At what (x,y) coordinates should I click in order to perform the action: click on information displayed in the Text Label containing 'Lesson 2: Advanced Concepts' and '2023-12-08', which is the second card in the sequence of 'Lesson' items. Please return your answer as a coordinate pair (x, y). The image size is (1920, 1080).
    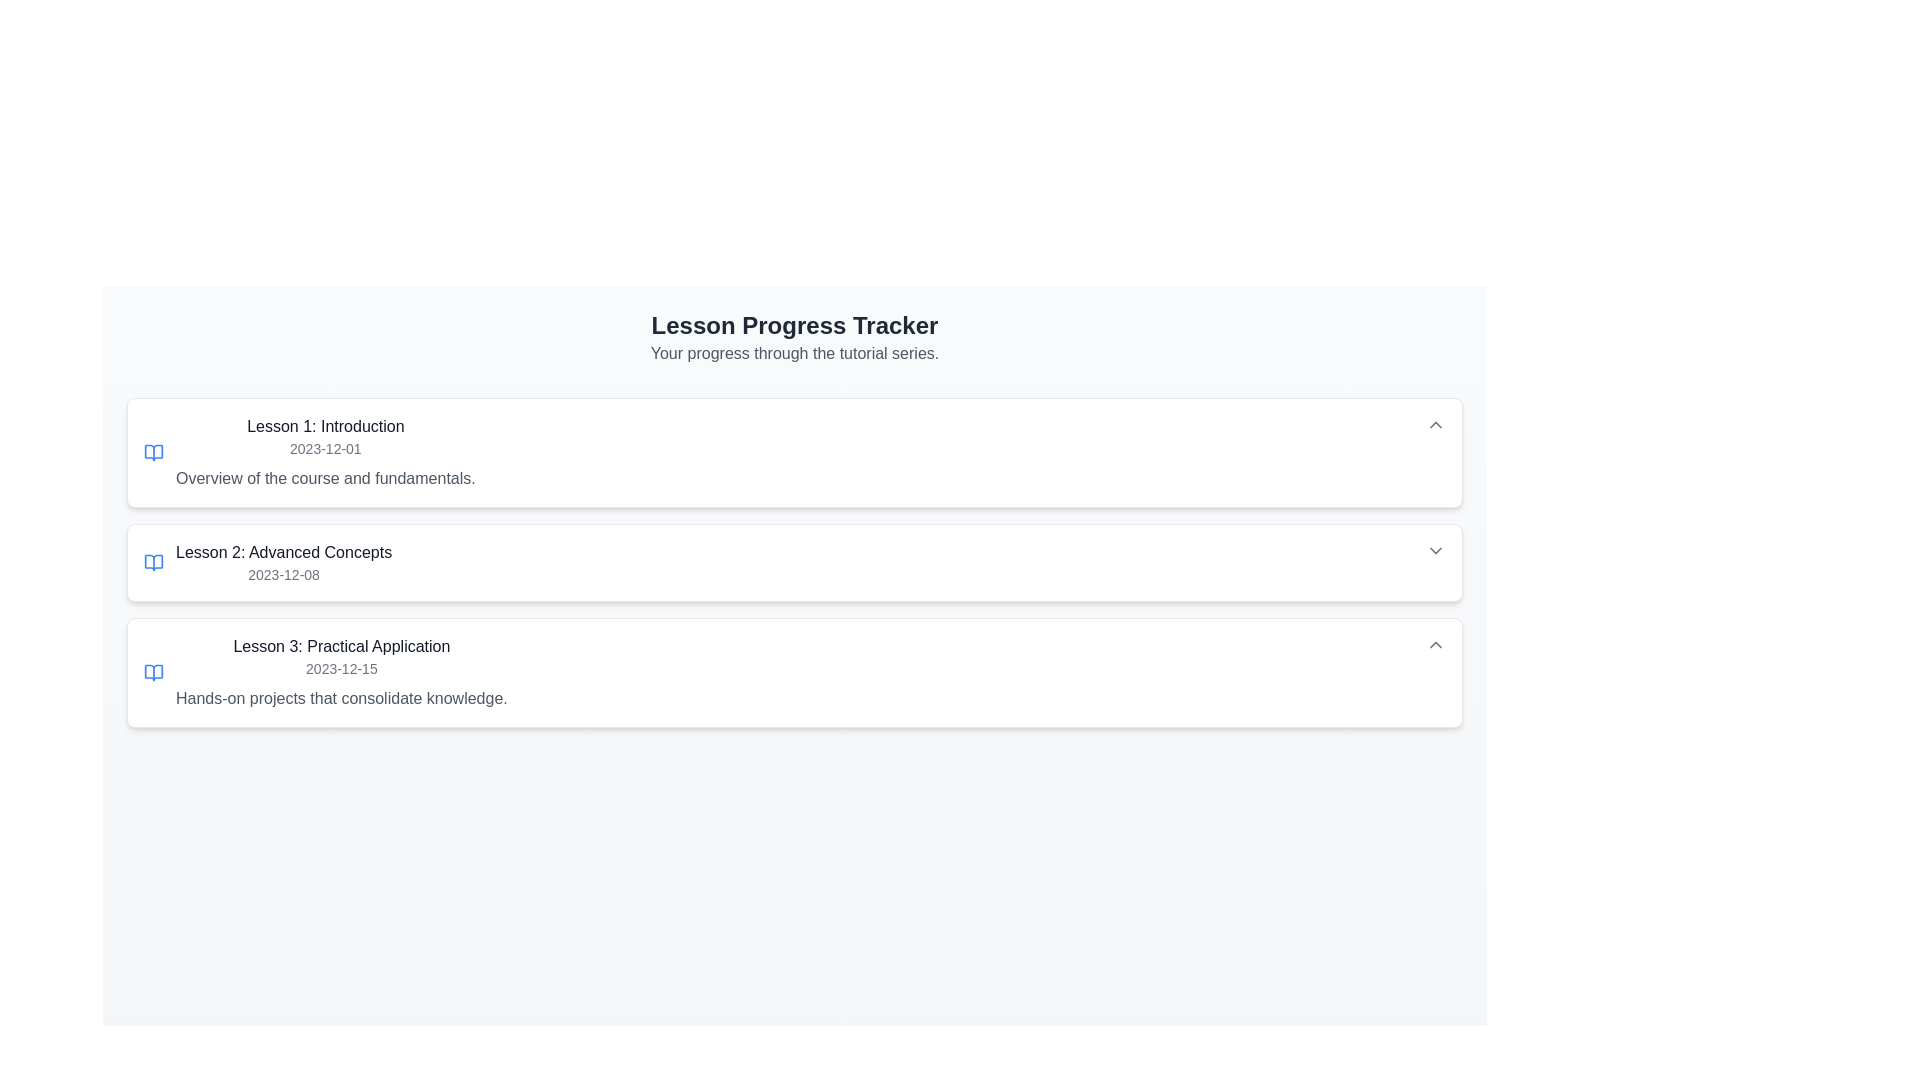
    Looking at the image, I should click on (283, 563).